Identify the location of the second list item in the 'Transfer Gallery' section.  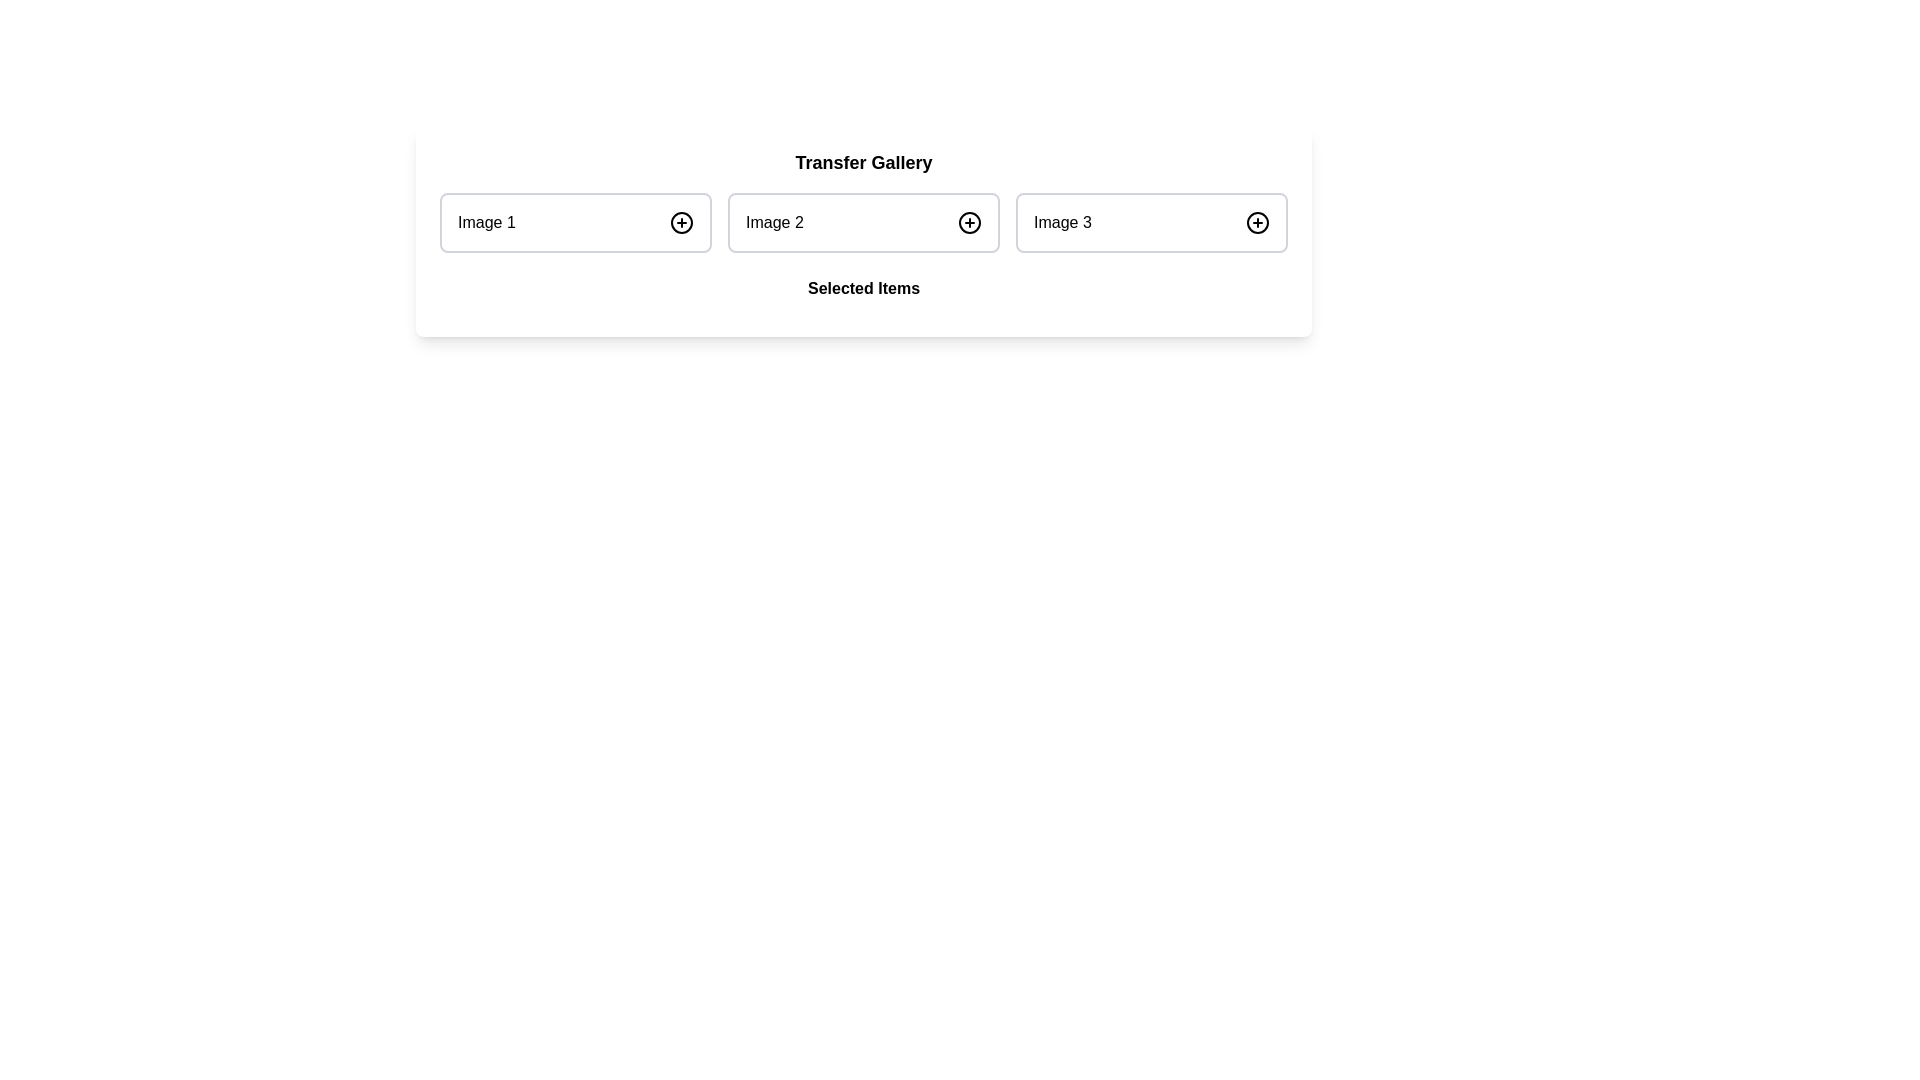
(864, 223).